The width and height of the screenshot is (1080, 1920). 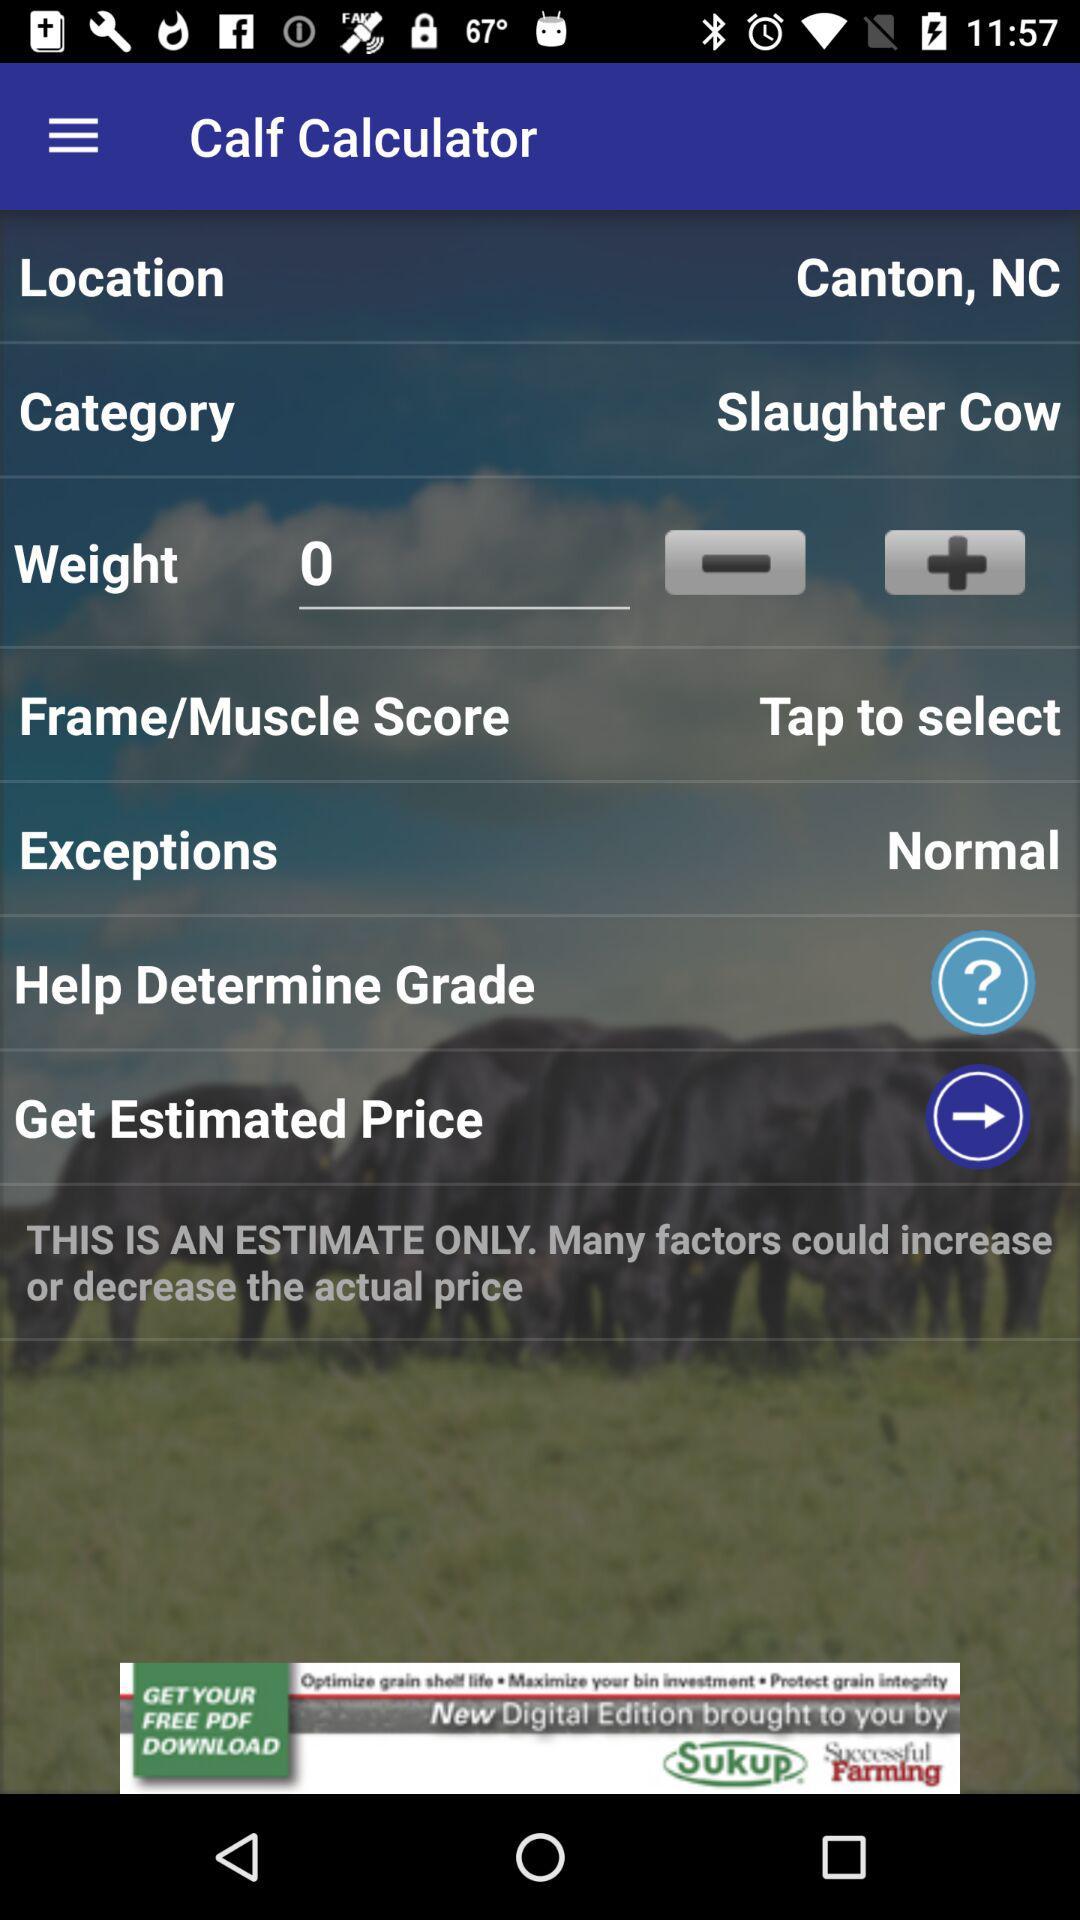 What do you see at coordinates (735, 561) in the screenshot?
I see `decrease value` at bounding box center [735, 561].